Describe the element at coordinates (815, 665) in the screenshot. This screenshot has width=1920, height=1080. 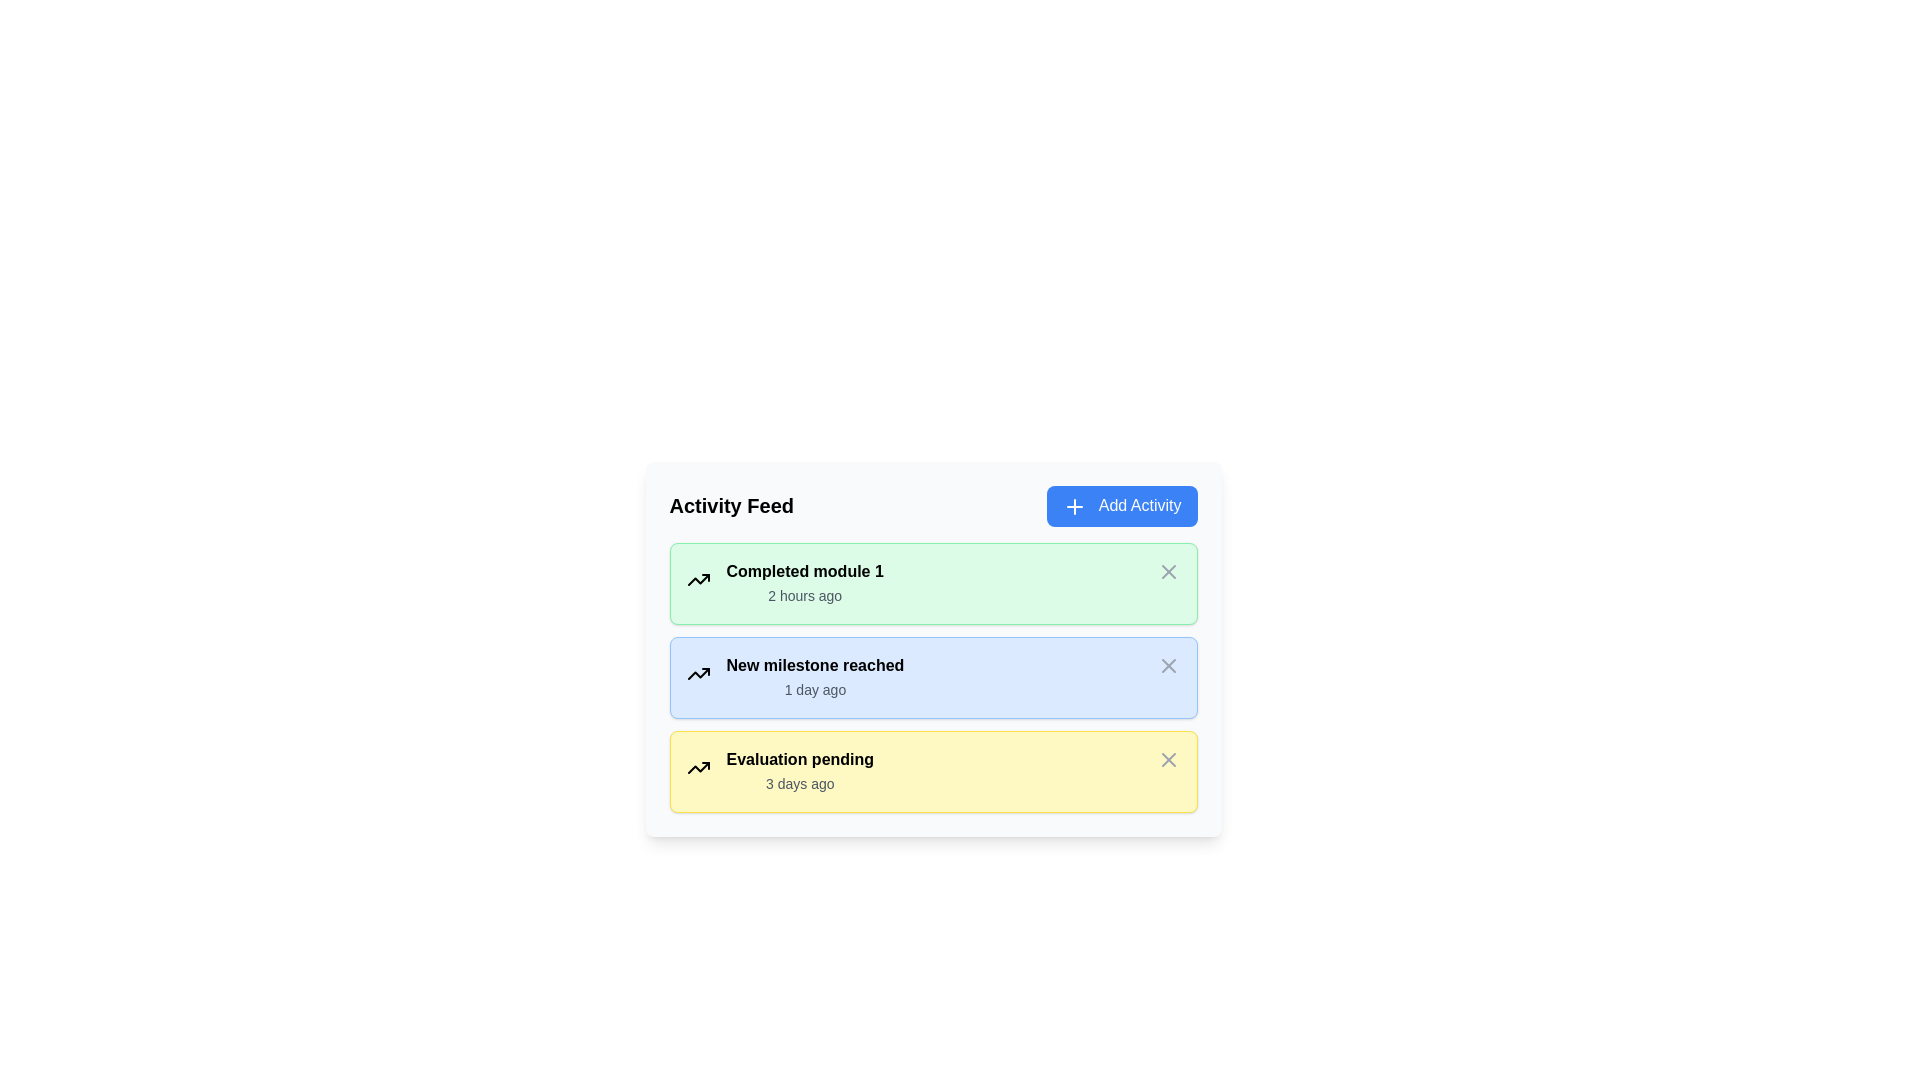
I see `text displayed in the bold font saying 'New milestone reached', which is located in the second item of an activity feed, positioned below 'Completed module 1' and above 'Evaluation pending'` at that location.